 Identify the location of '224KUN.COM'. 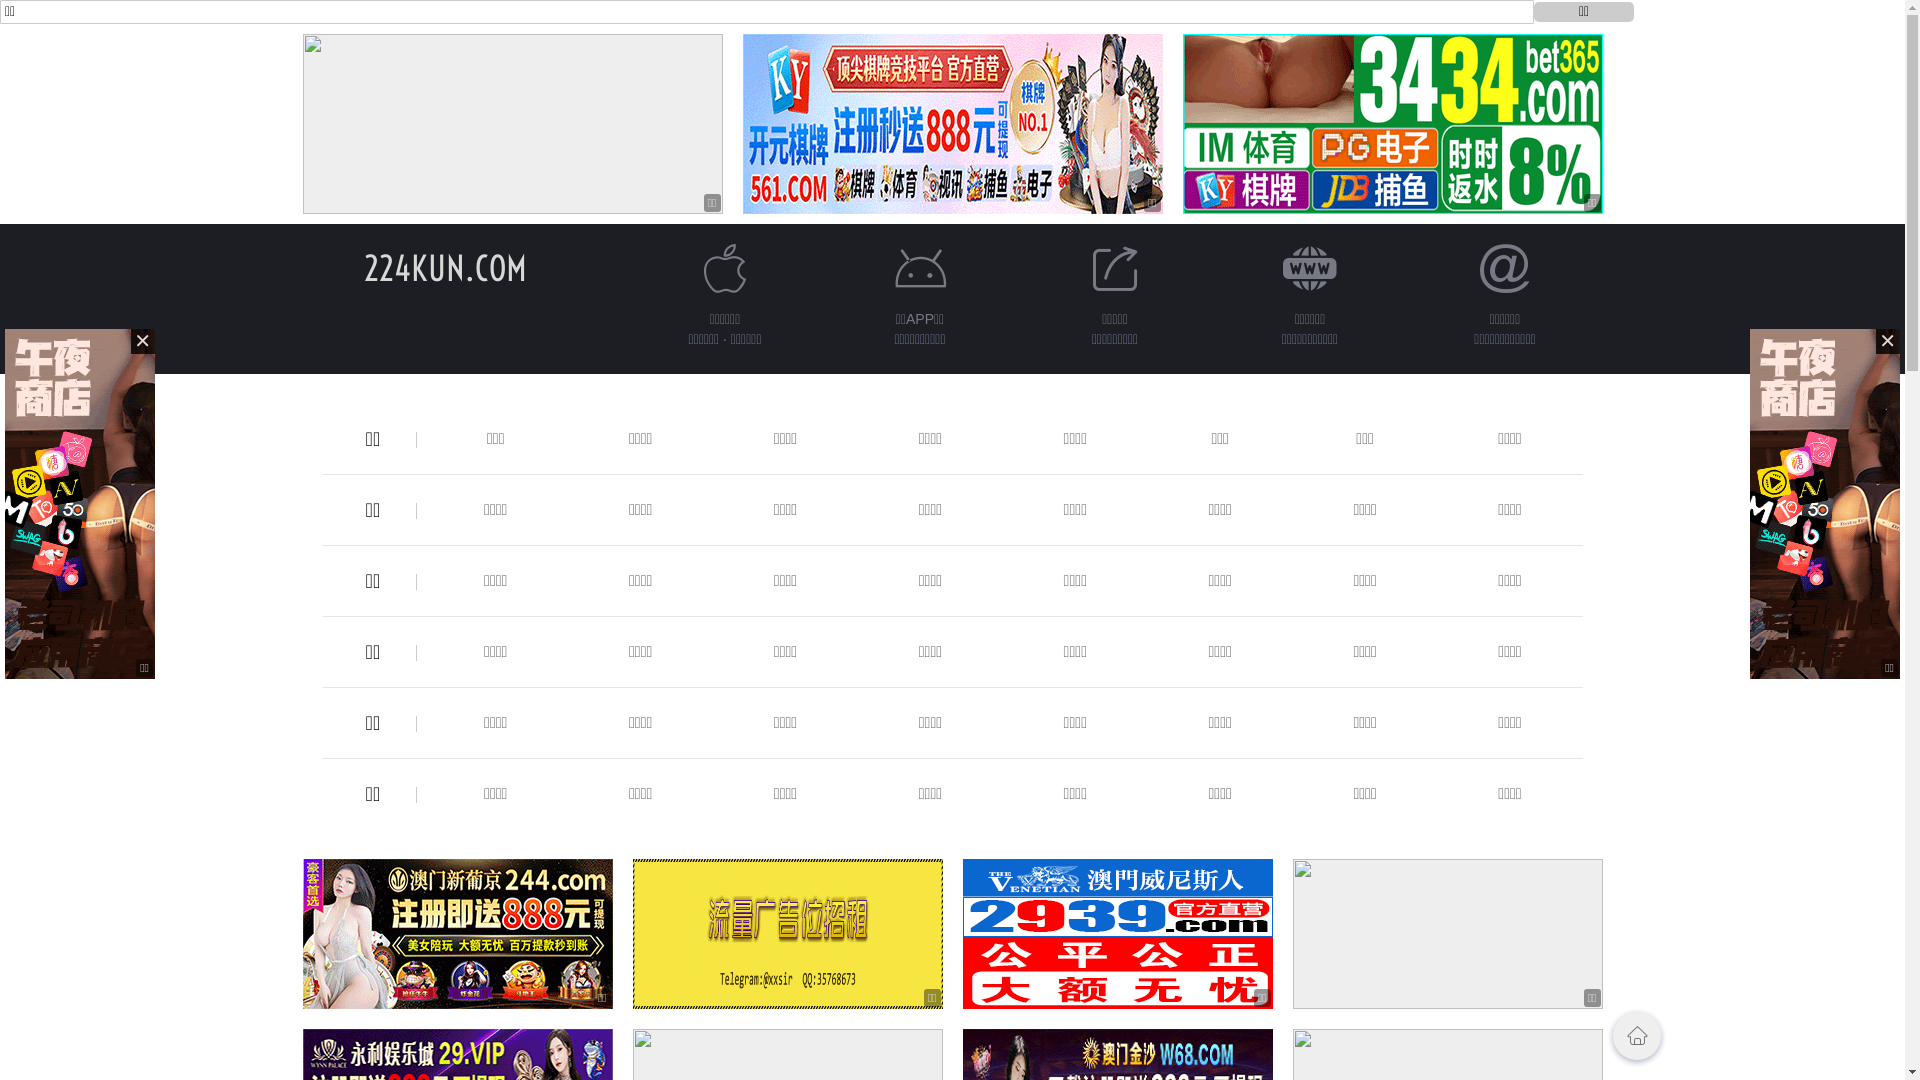
(364, 267).